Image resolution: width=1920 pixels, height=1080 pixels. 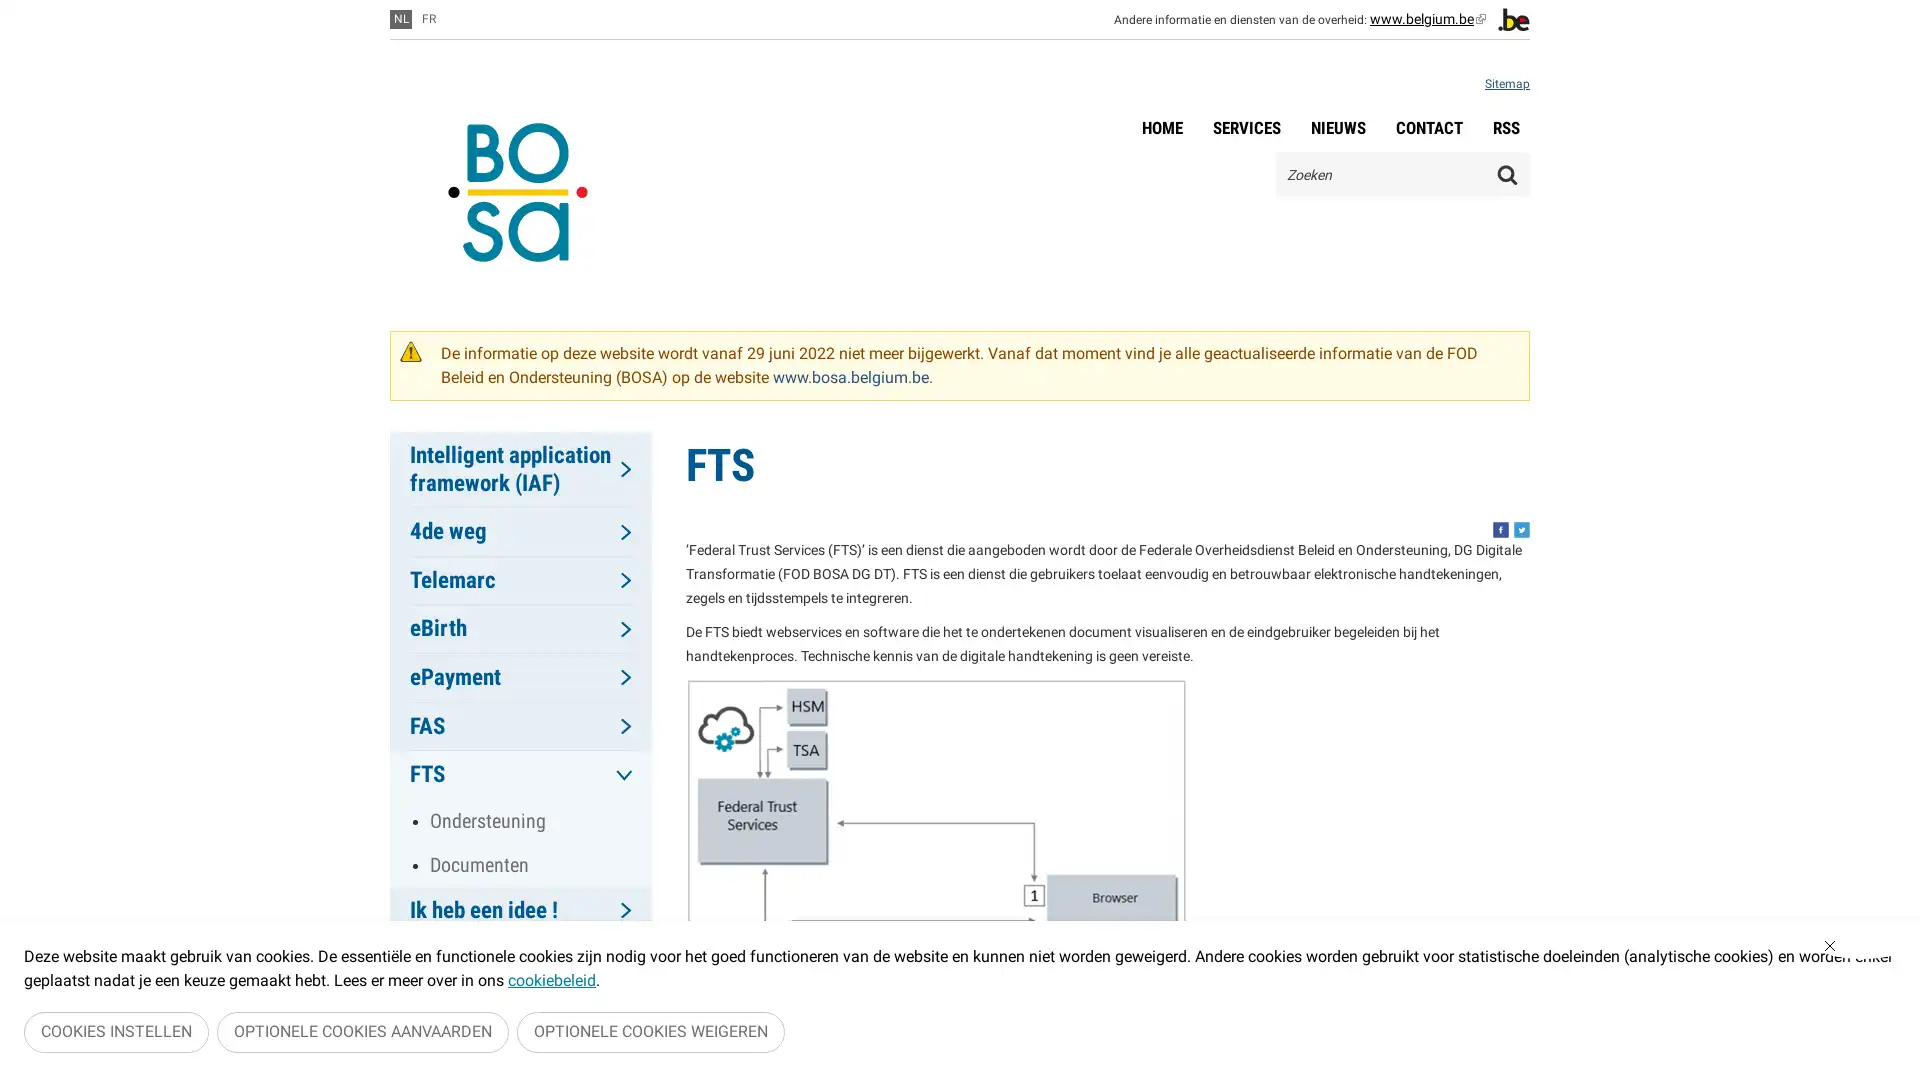 What do you see at coordinates (651, 1034) in the screenshot?
I see `OPTIONELE COOKIES WEIGEREN` at bounding box center [651, 1034].